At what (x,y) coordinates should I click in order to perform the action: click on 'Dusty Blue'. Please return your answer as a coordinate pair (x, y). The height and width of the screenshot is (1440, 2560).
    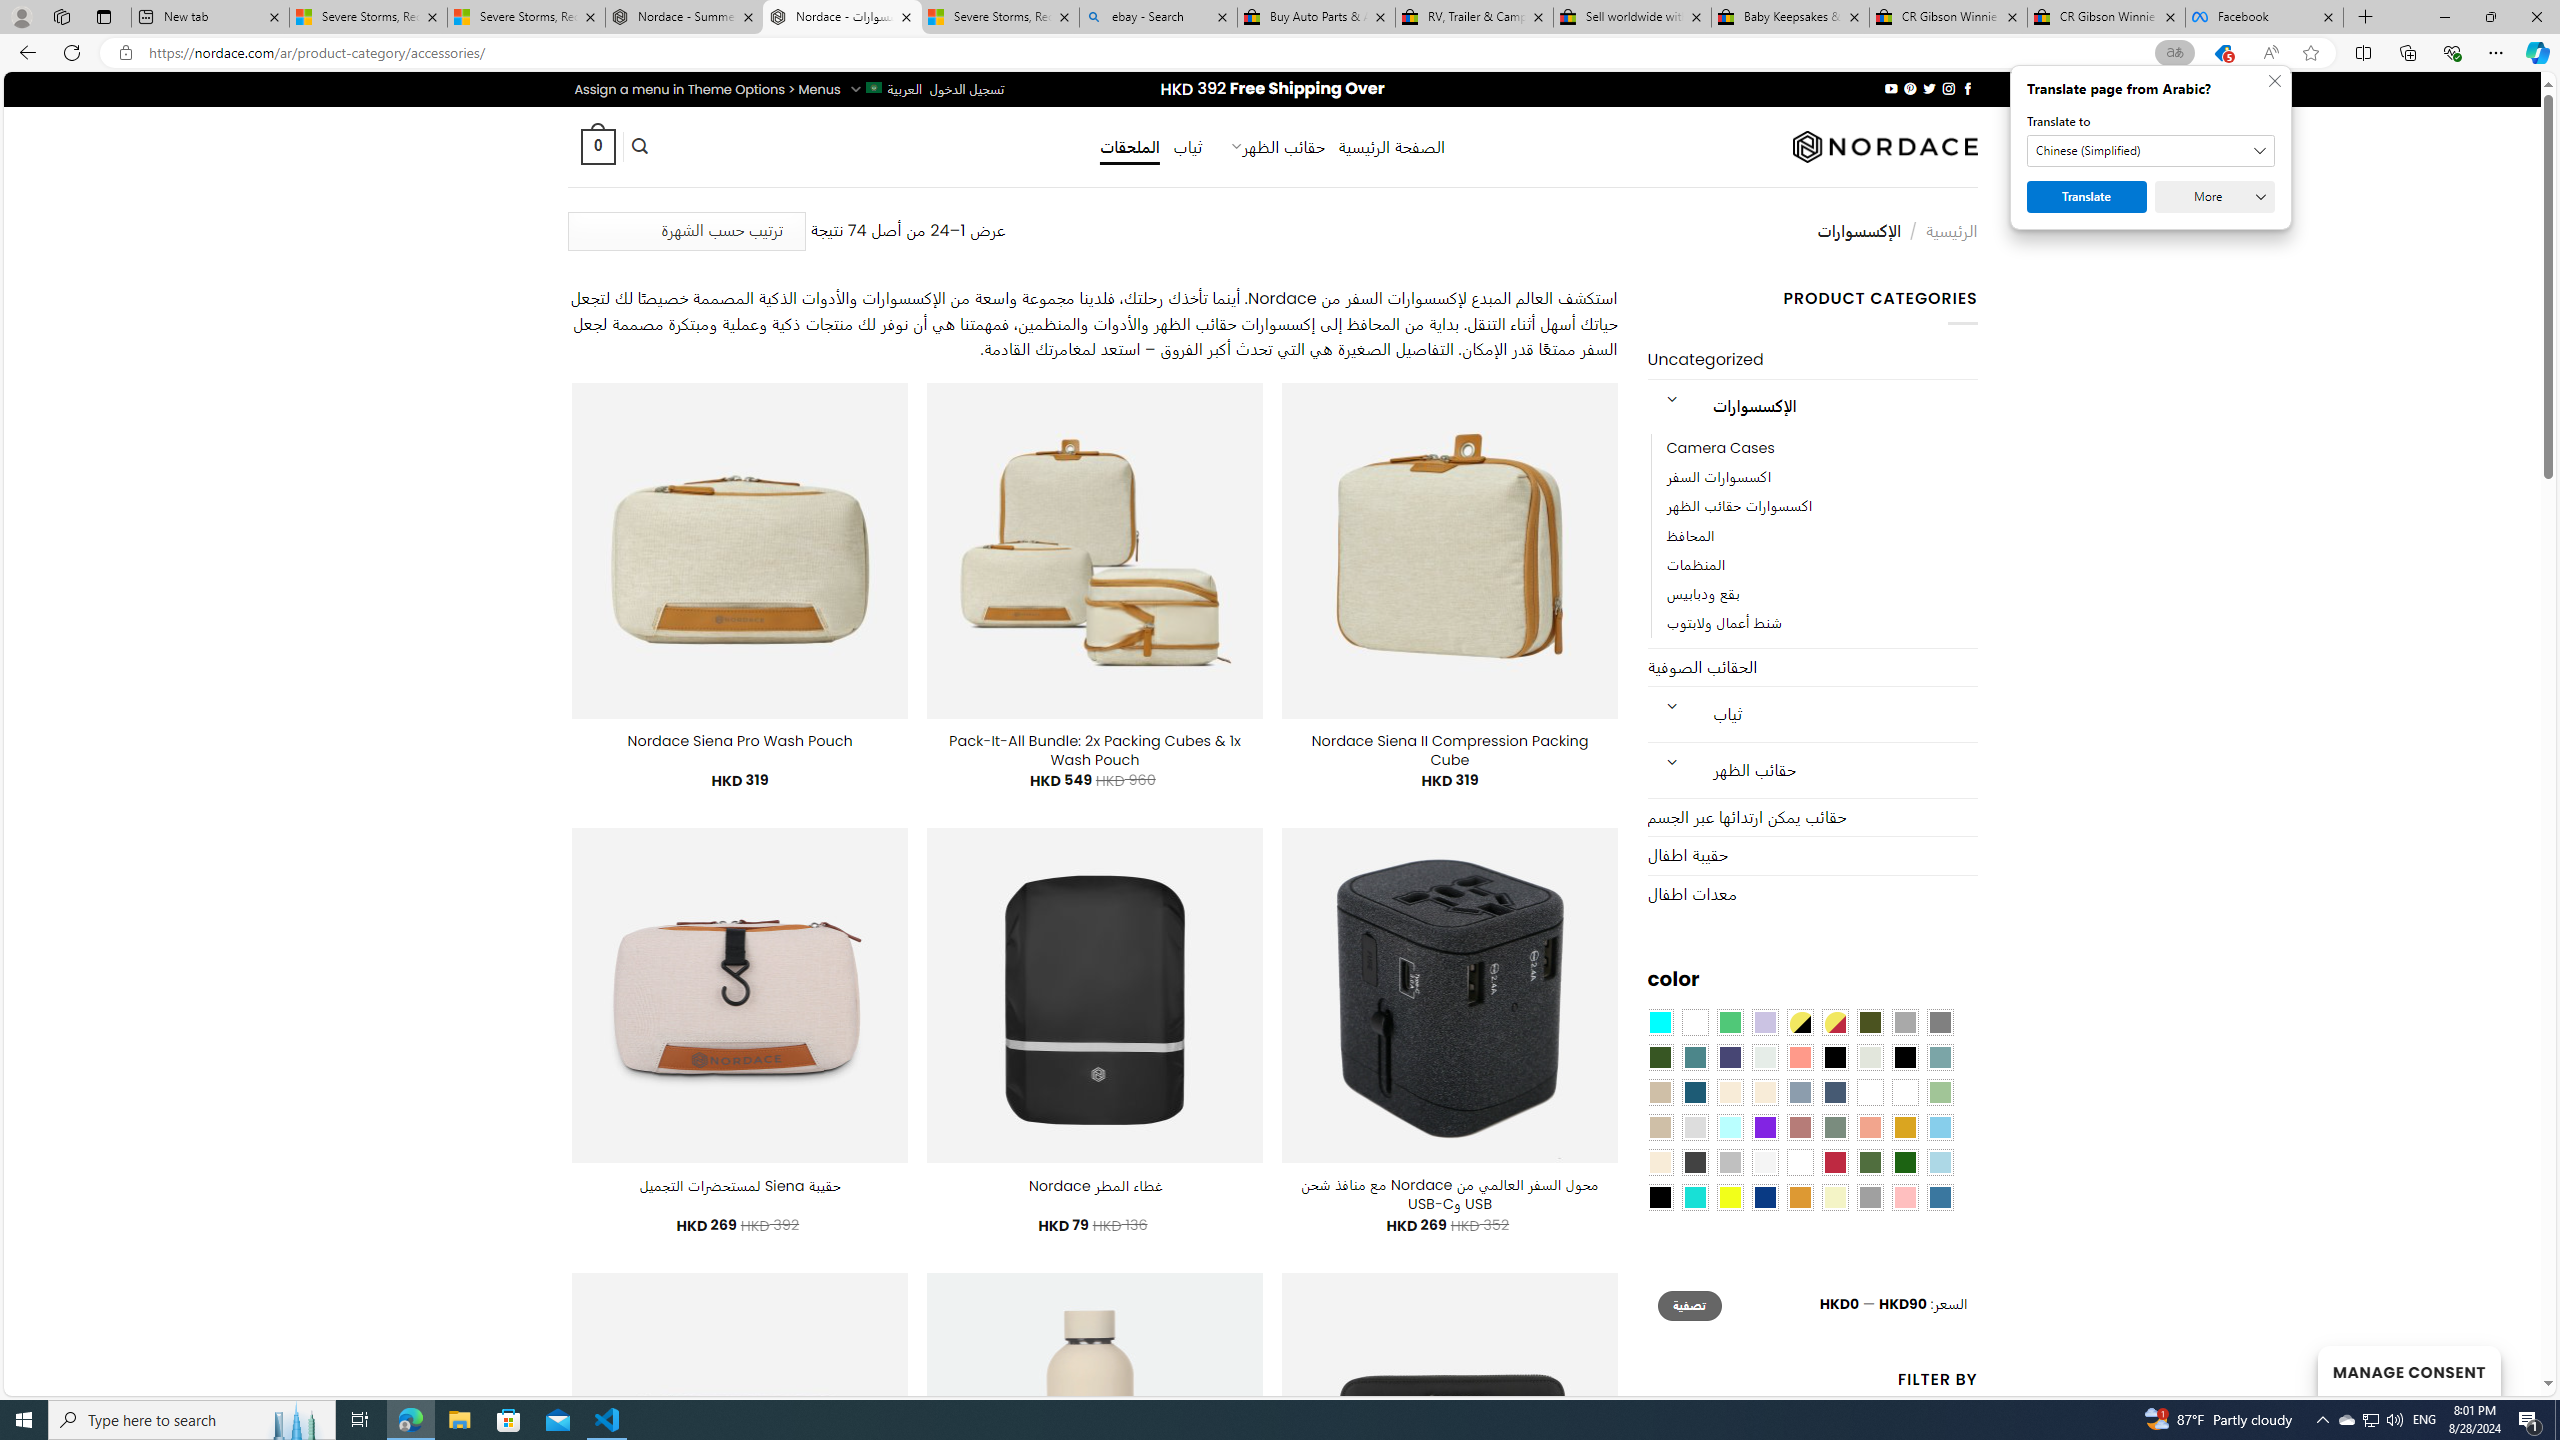
    Looking at the image, I should click on (1798, 1091).